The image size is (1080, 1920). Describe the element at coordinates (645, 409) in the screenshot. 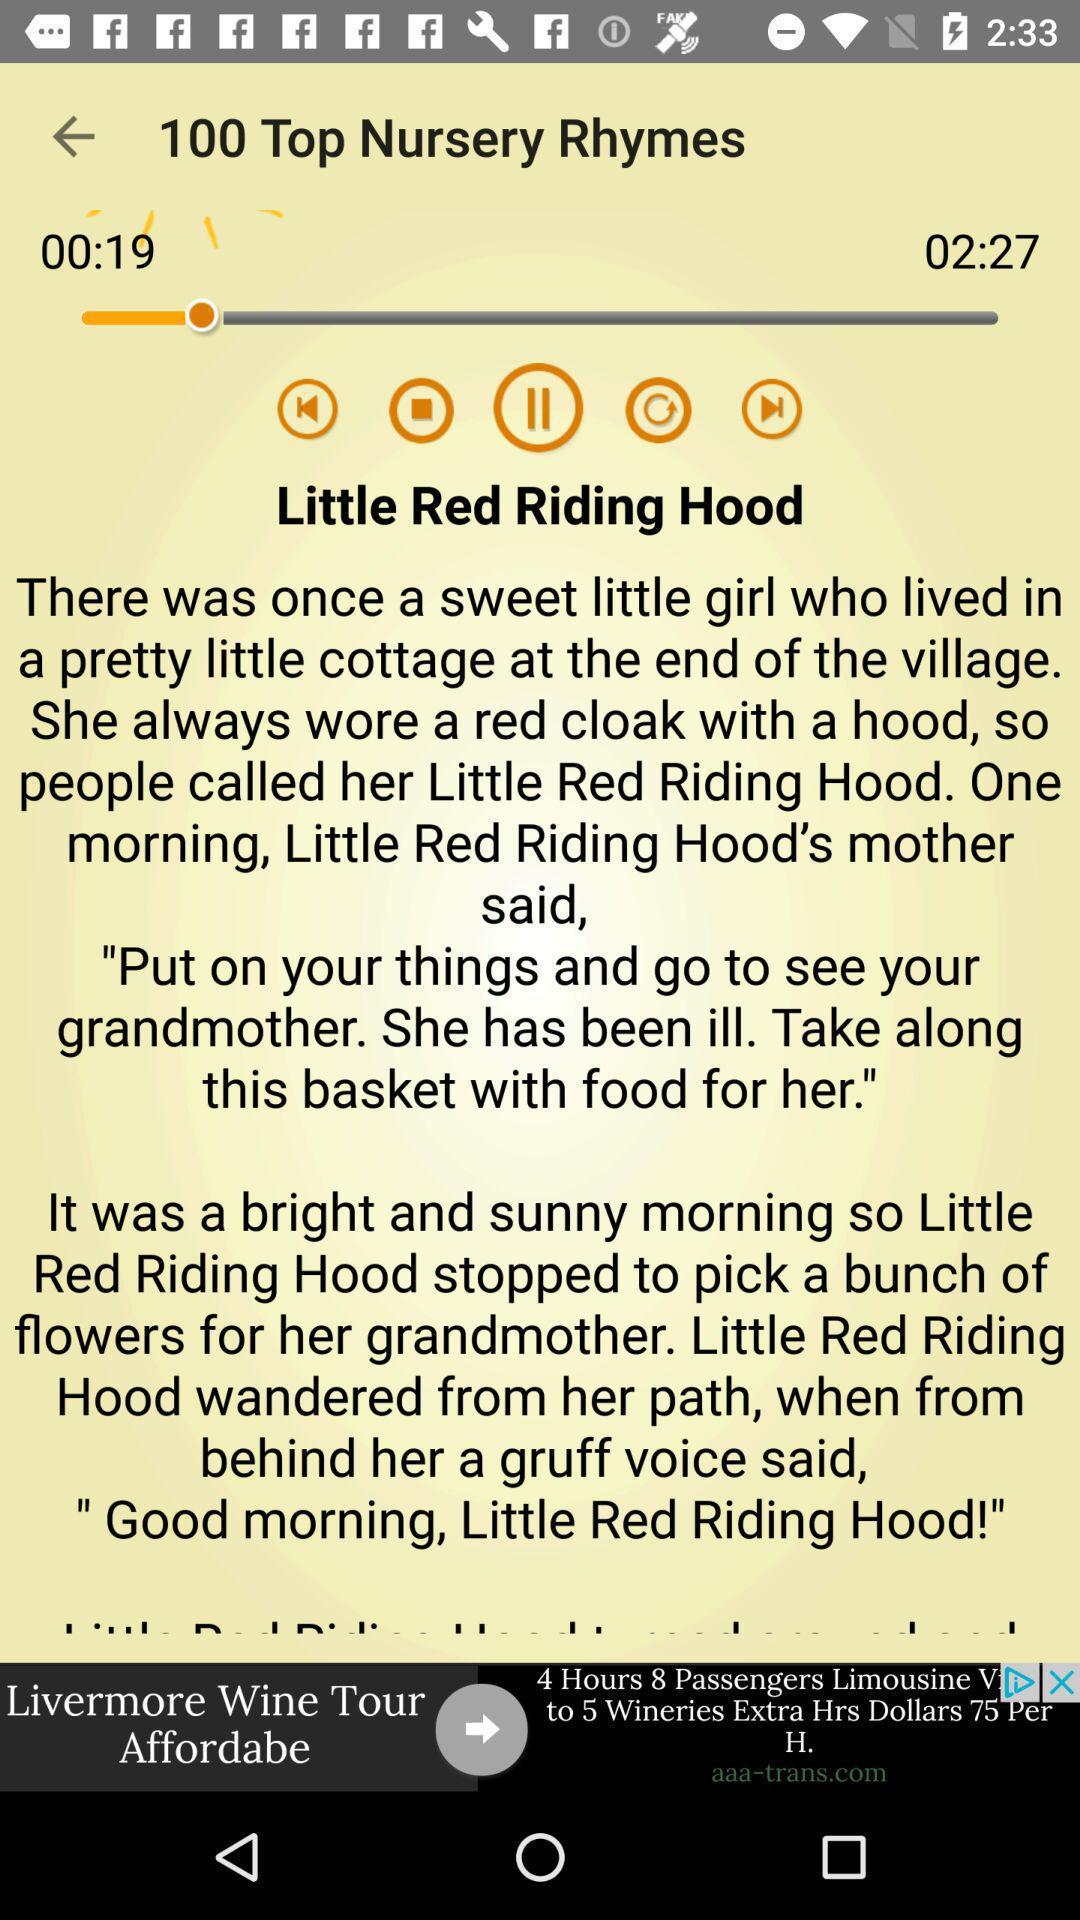

I see `the symbol` at that location.